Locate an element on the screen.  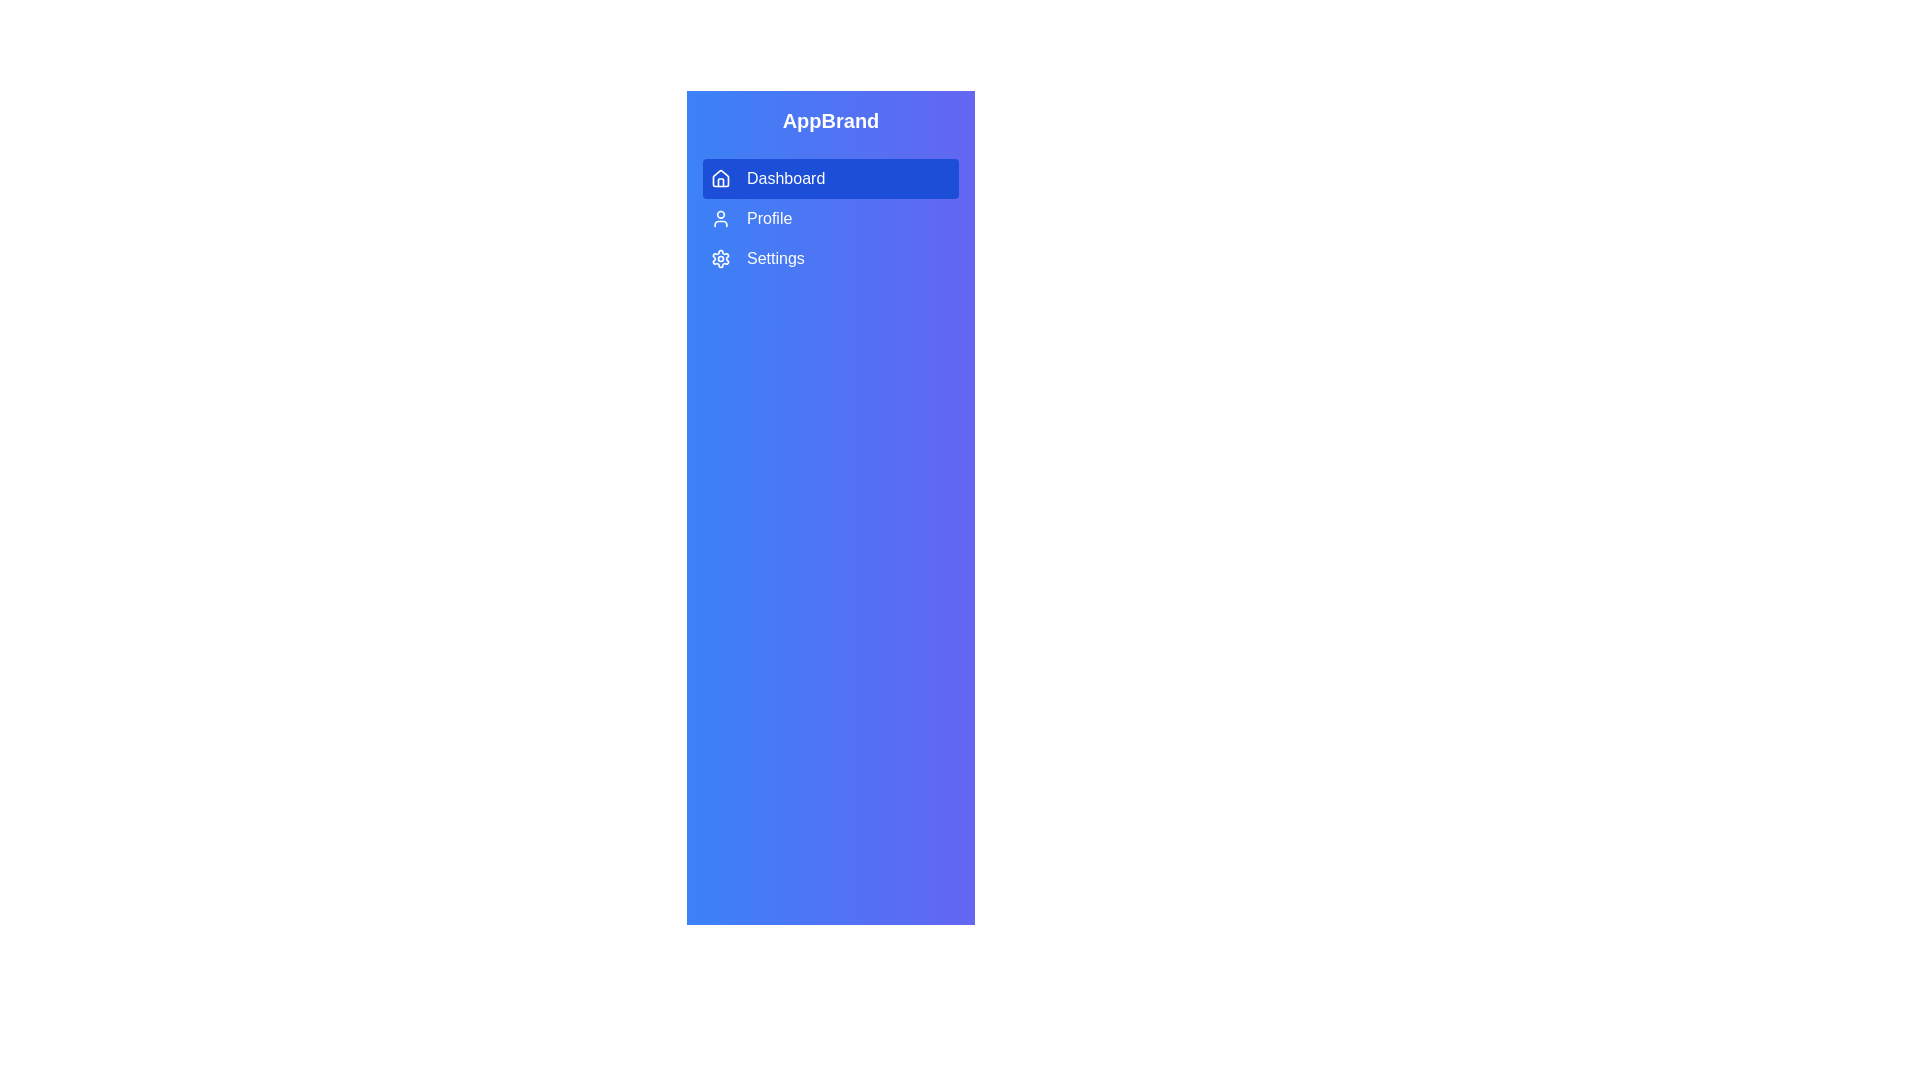
the 'Settings' icon located at the bottom of the vertical sidebar is located at coordinates (720, 257).